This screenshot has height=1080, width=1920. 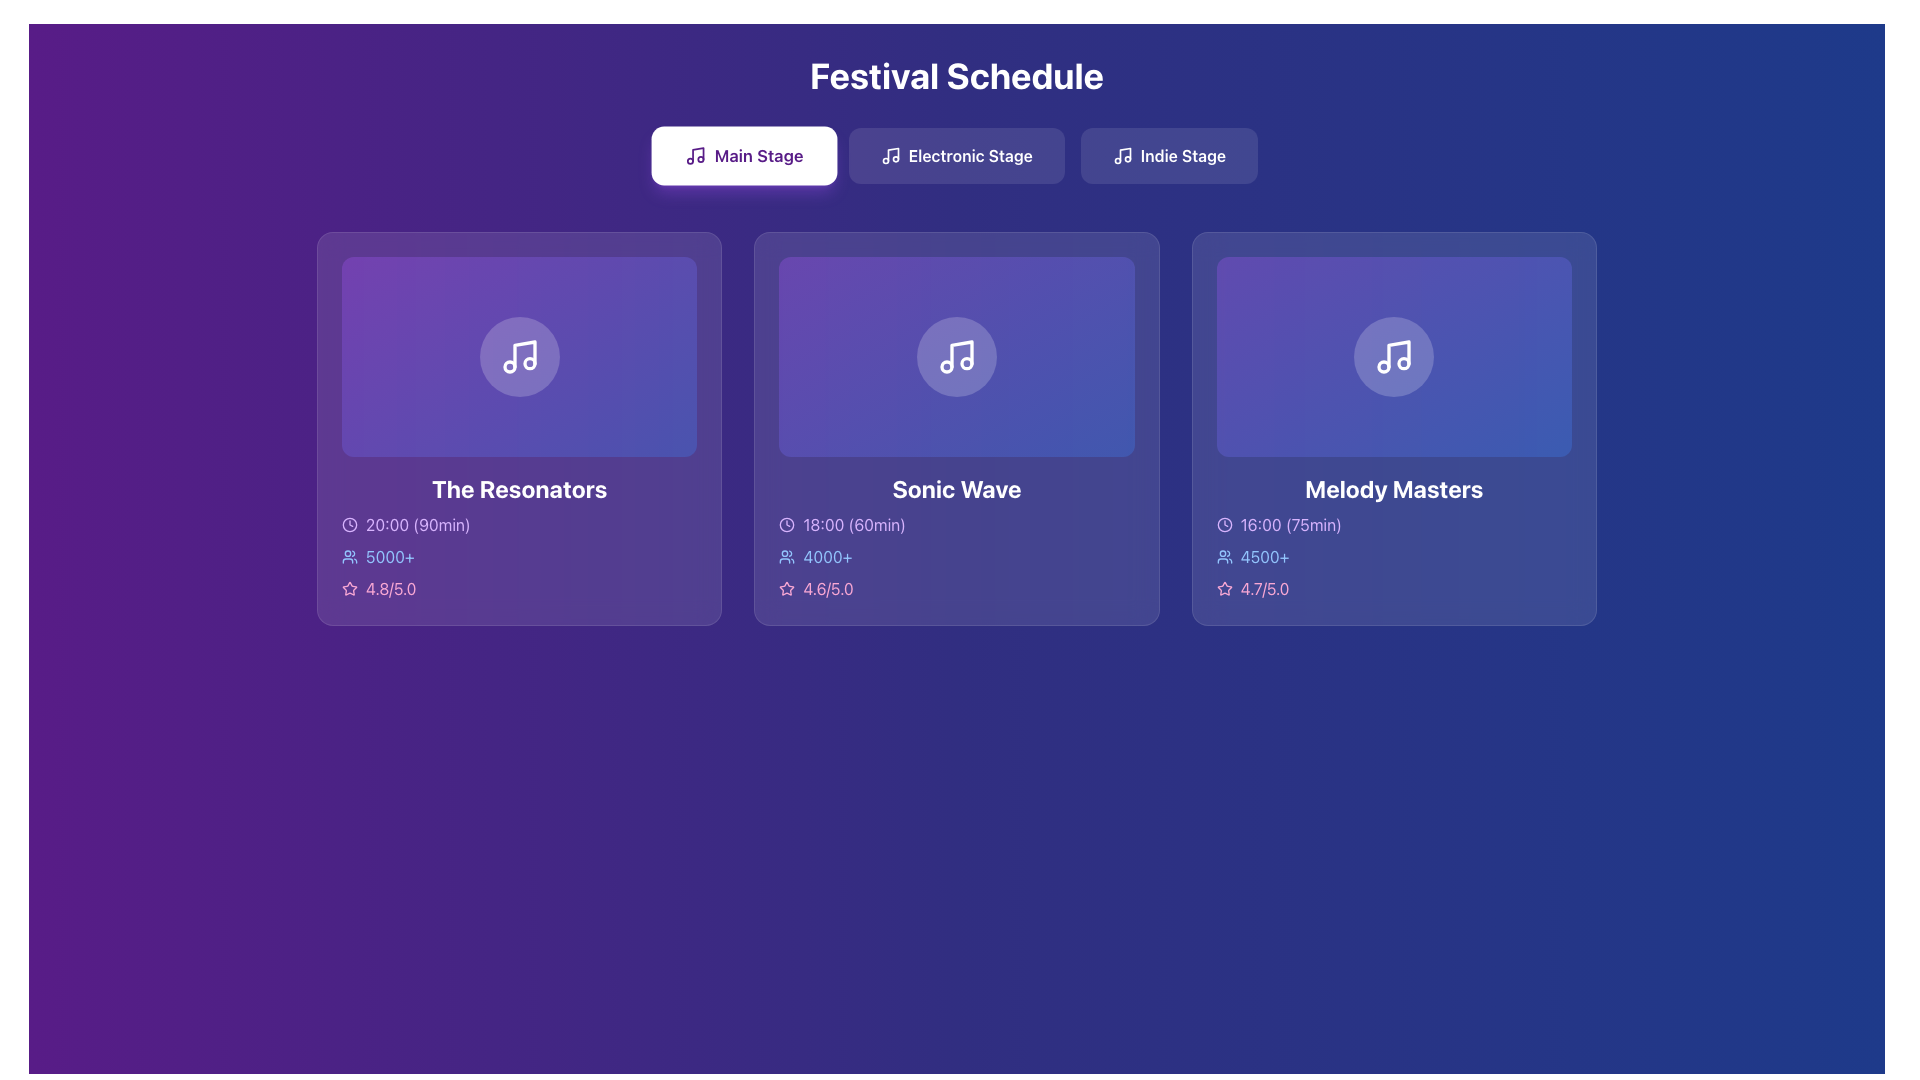 What do you see at coordinates (1223, 587) in the screenshot?
I see `the rating icon representing the 5-star system for the 'Melody Masters' event in the rightmost column of the grid` at bounding box center [1223, 587].